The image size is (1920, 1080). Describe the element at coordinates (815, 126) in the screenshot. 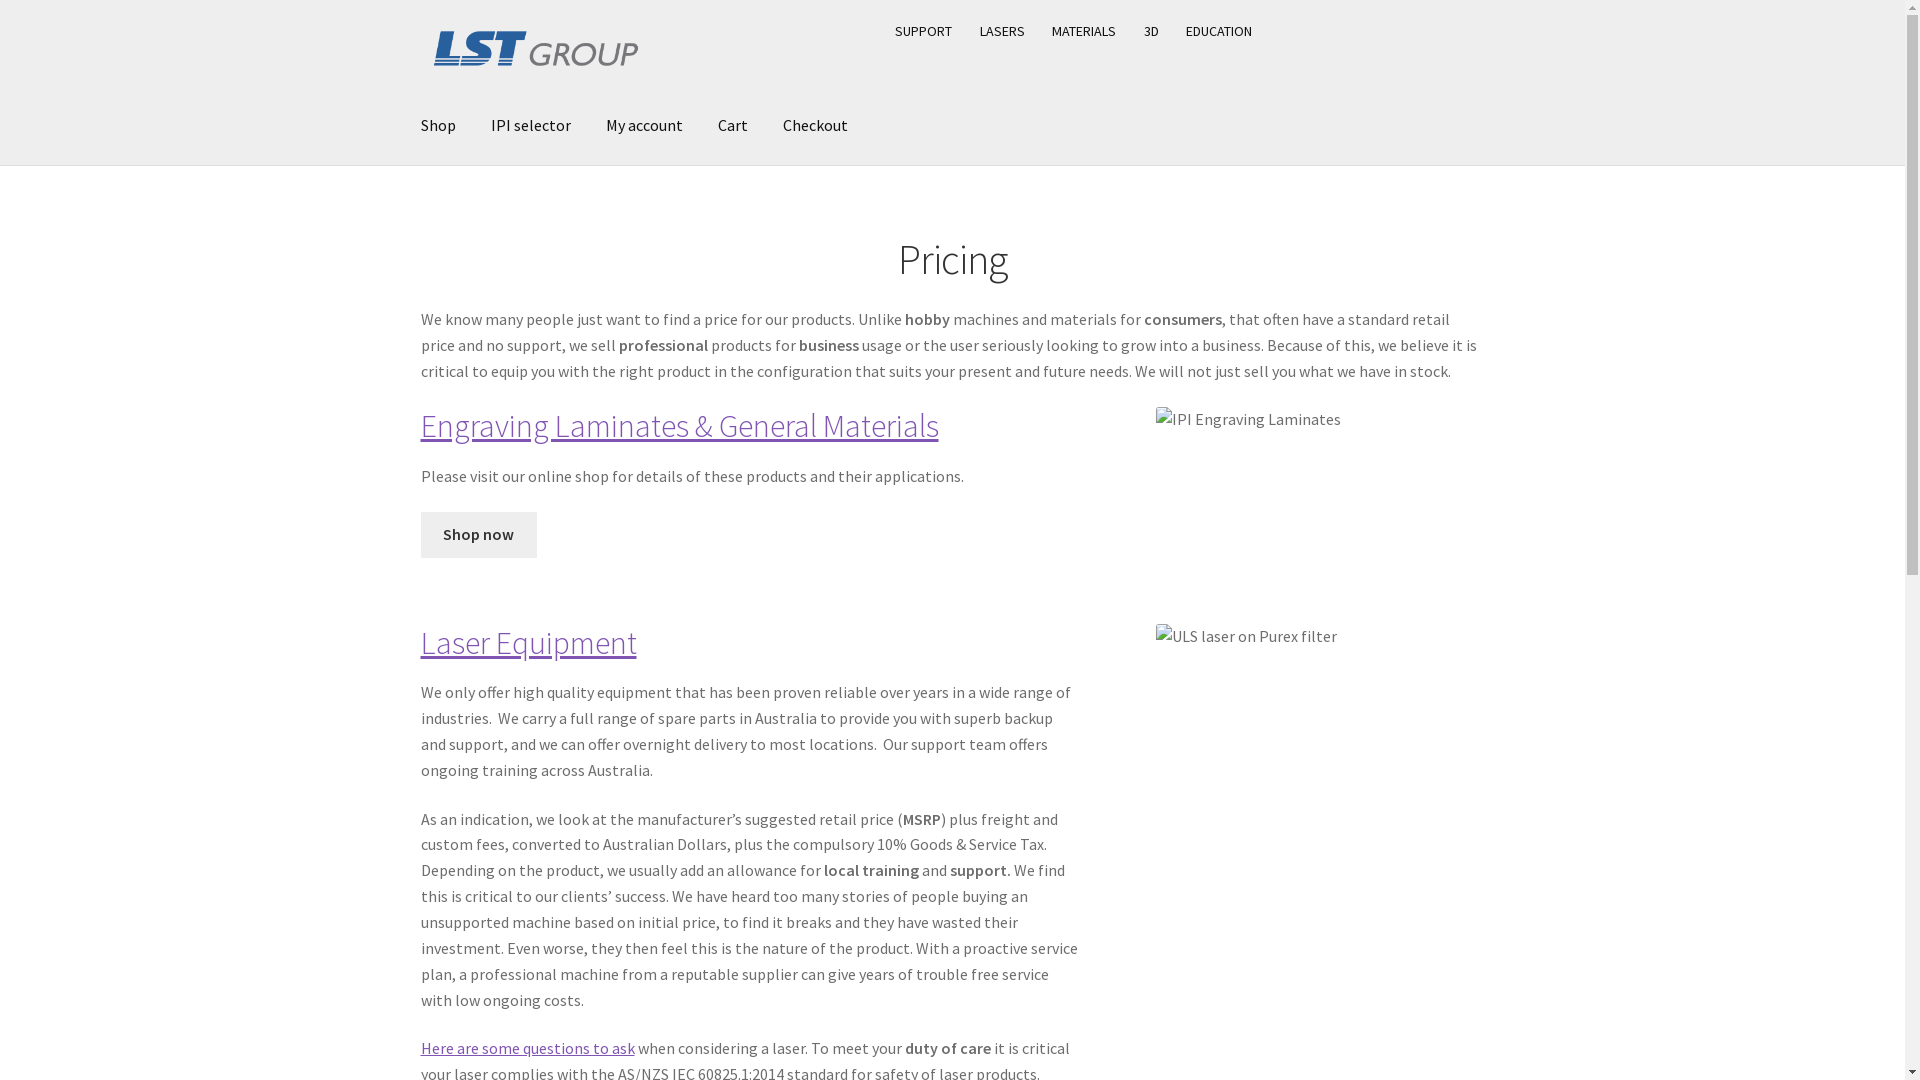

I see `'Checkout'` at that location.